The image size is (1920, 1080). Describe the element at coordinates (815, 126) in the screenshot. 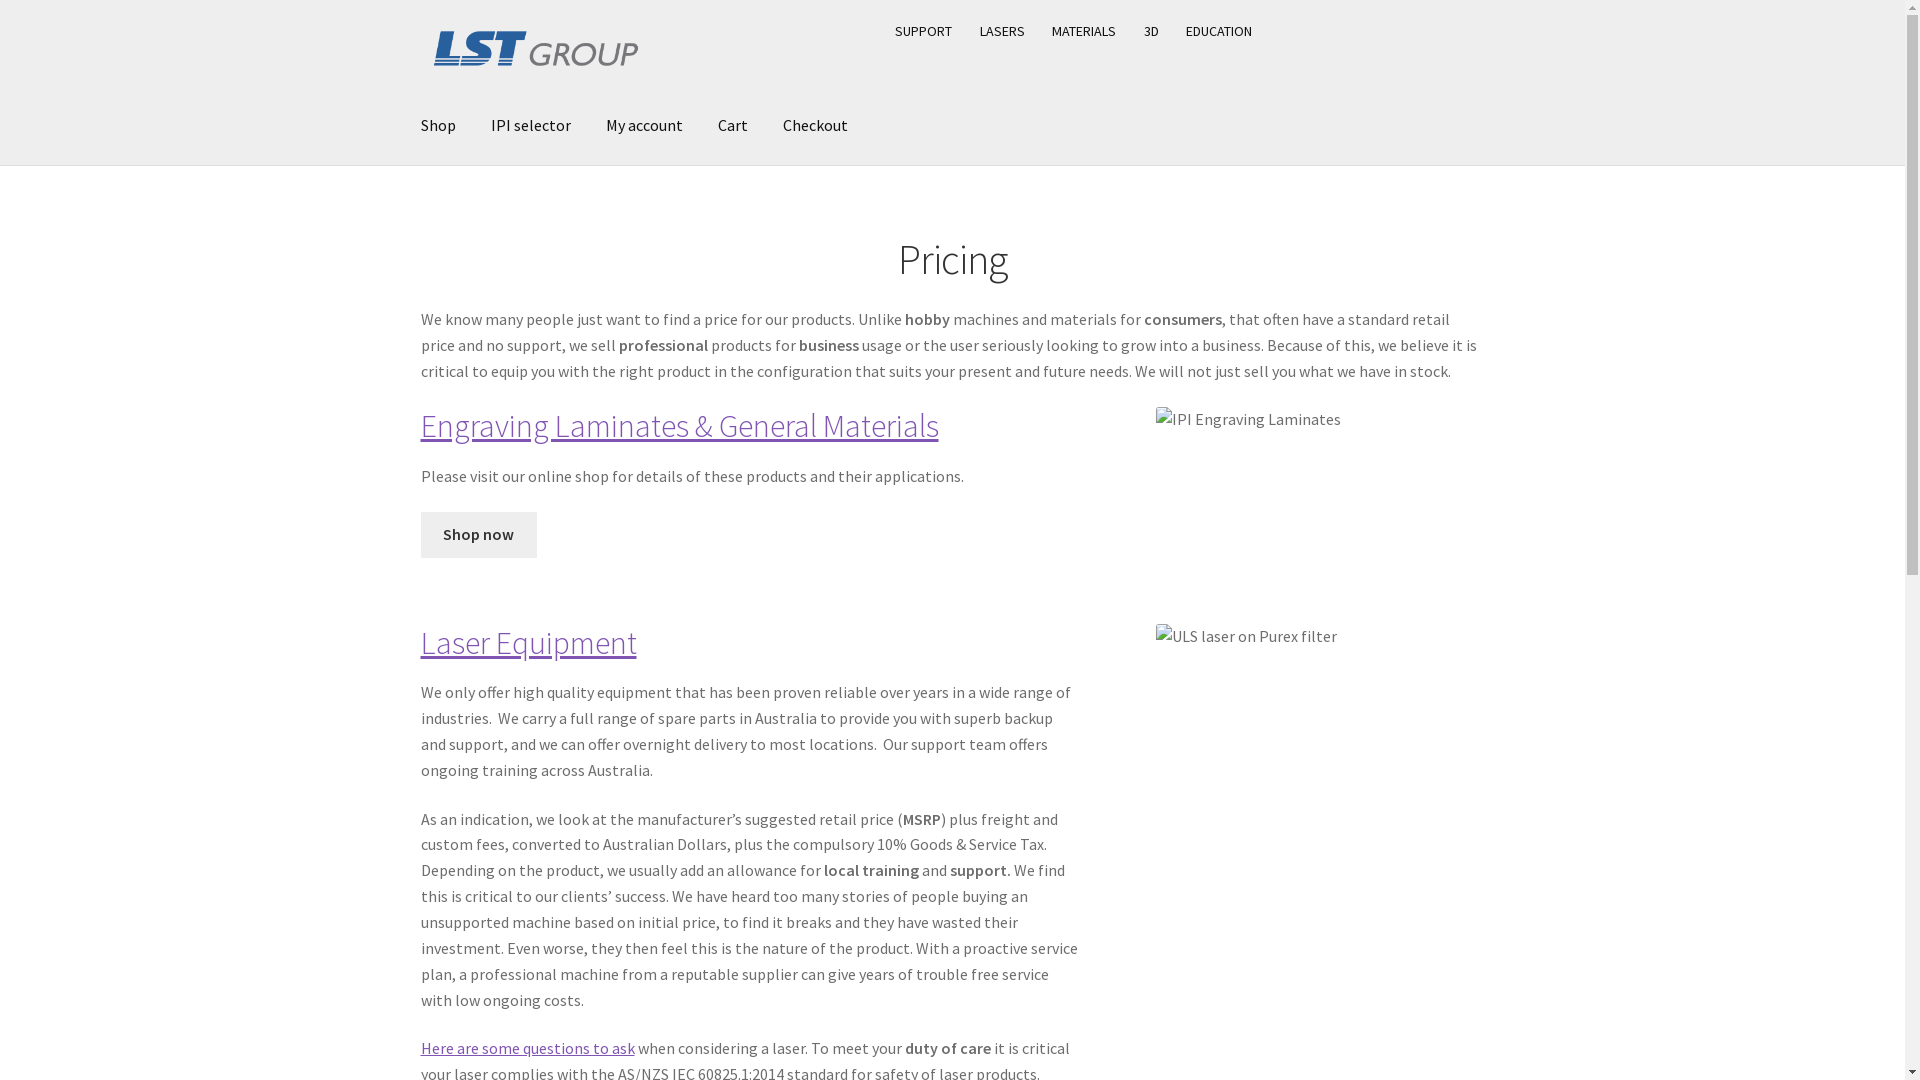

I see `'Checkout'` at that location.